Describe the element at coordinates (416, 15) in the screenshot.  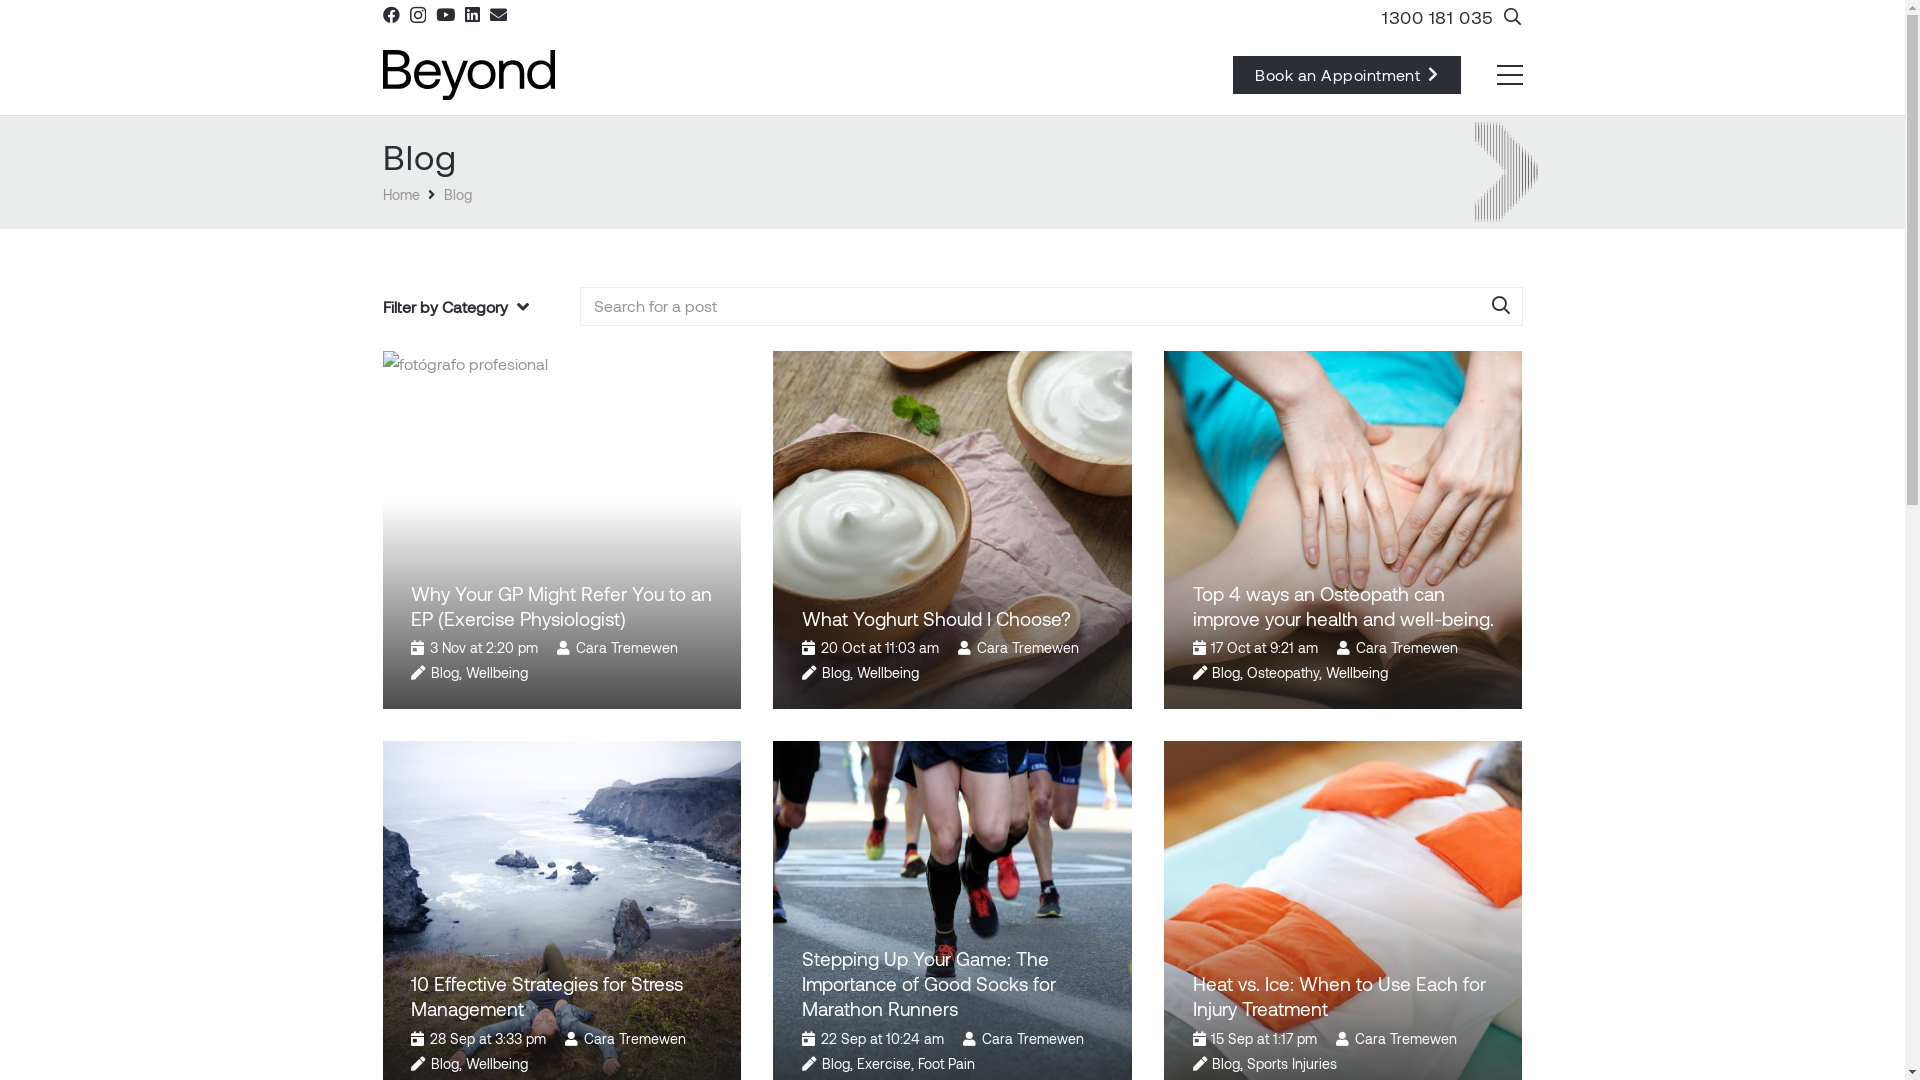
I see `'Instagram'` at that location.